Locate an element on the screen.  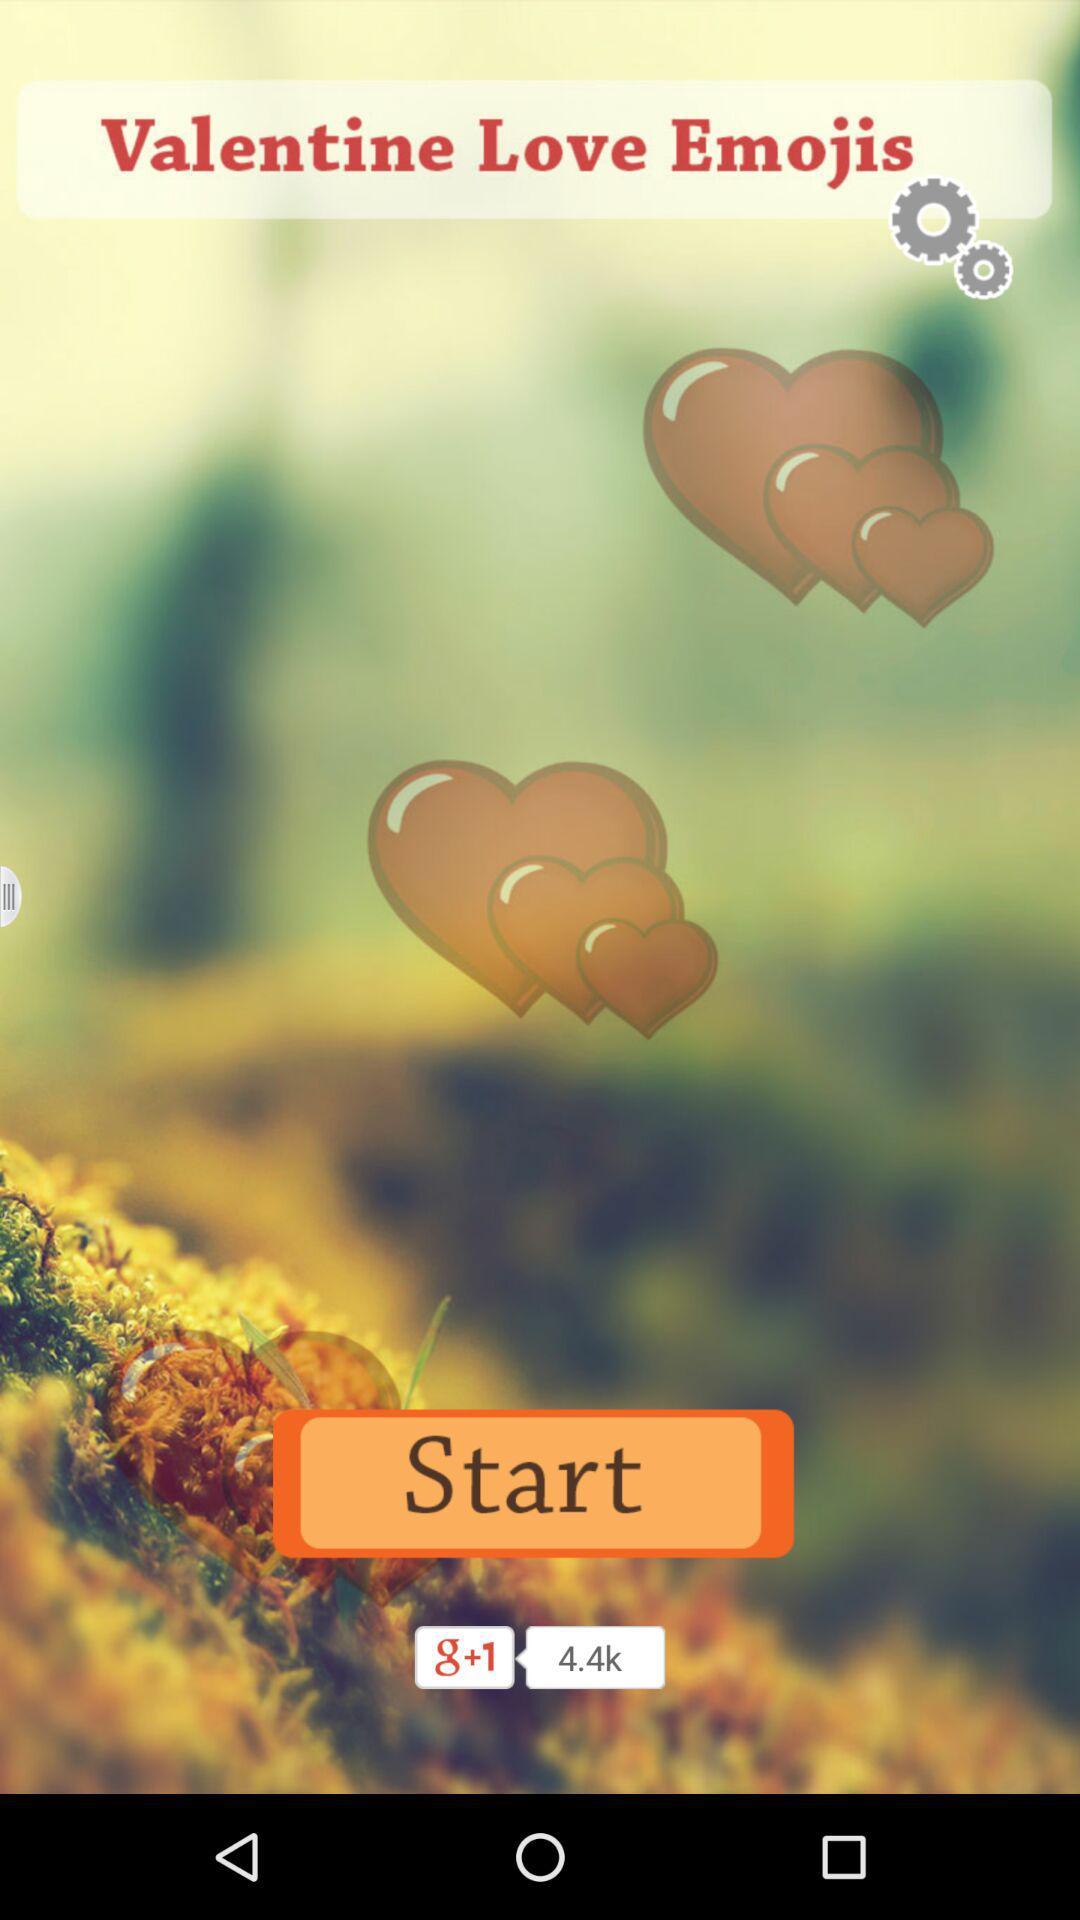
to start the process is located at coordinates (540, 1484).